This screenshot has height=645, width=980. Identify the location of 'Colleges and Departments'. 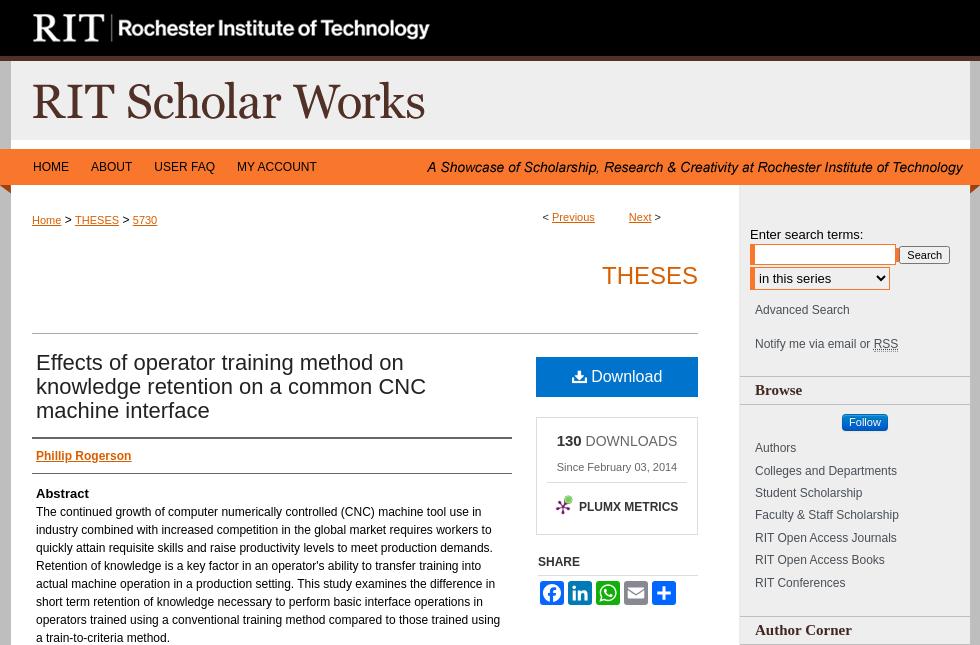
(826, 470).